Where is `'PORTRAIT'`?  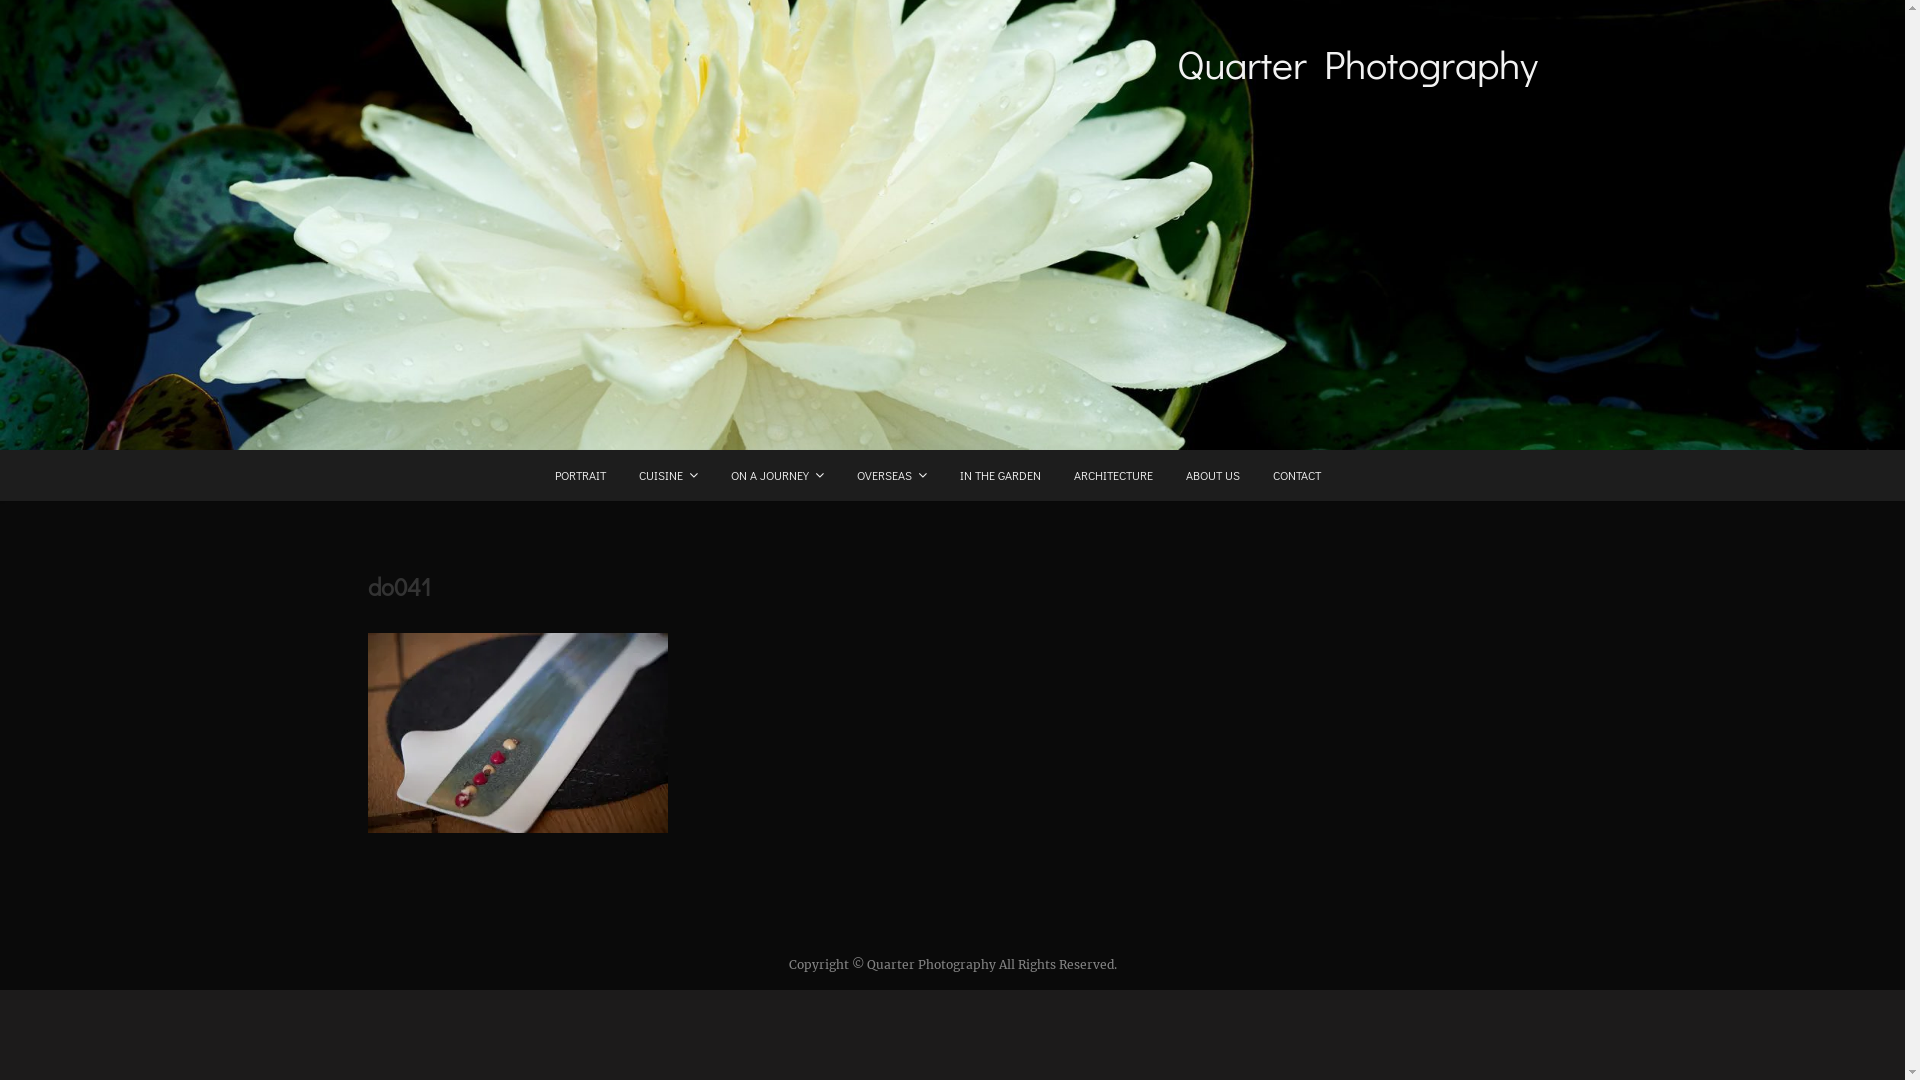
'PORTRAIT' is located at coordinates (579, 475).